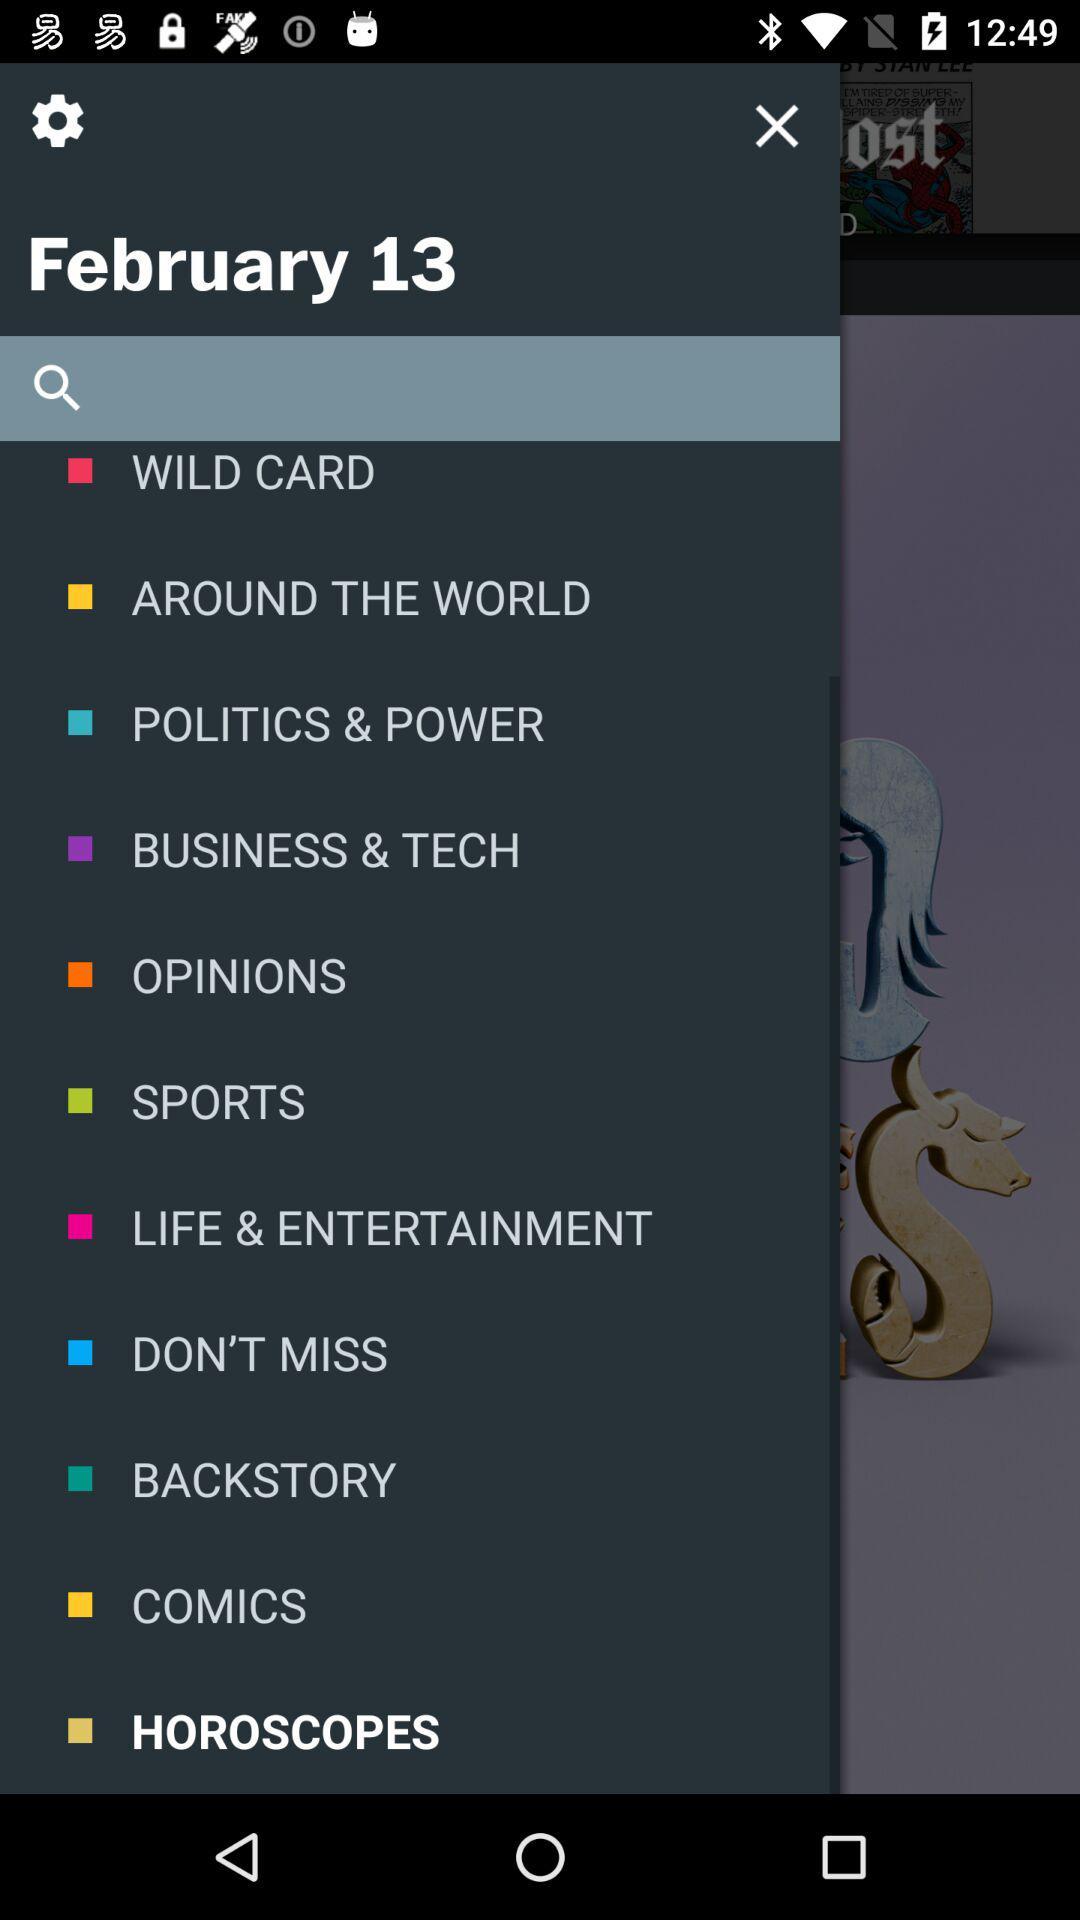 This screenshot has width=1080, height=1920. What do you see at coordinates (419, 1225) in the screenshot?
I see `app below sports item` at bounding box center [419, 1225].